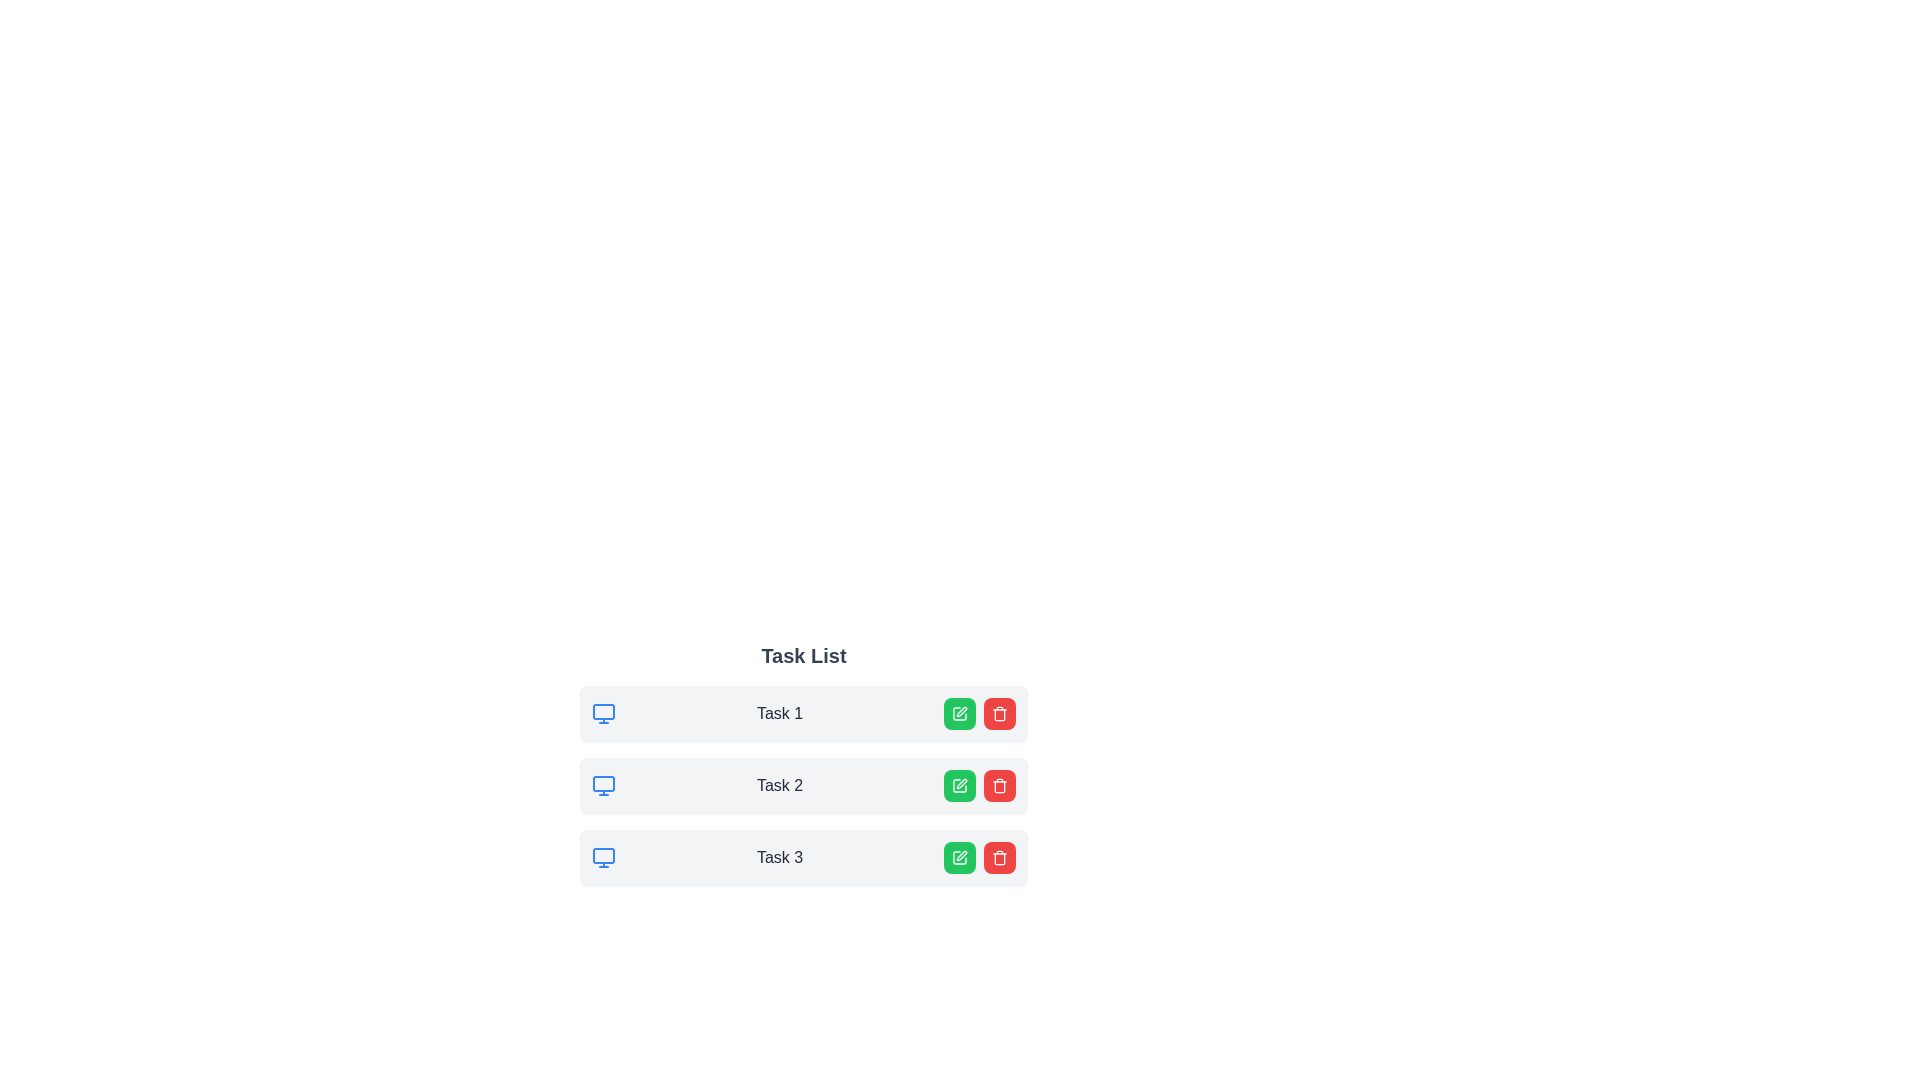 This screenshot has height=1080, width=1920. What do you see at coordinates (960, 712) in the screenshot?
I see `the green button with a pen icon, located to the left of the red button in the task row labeled 'Task 1'` at bounding box center [960, 712].